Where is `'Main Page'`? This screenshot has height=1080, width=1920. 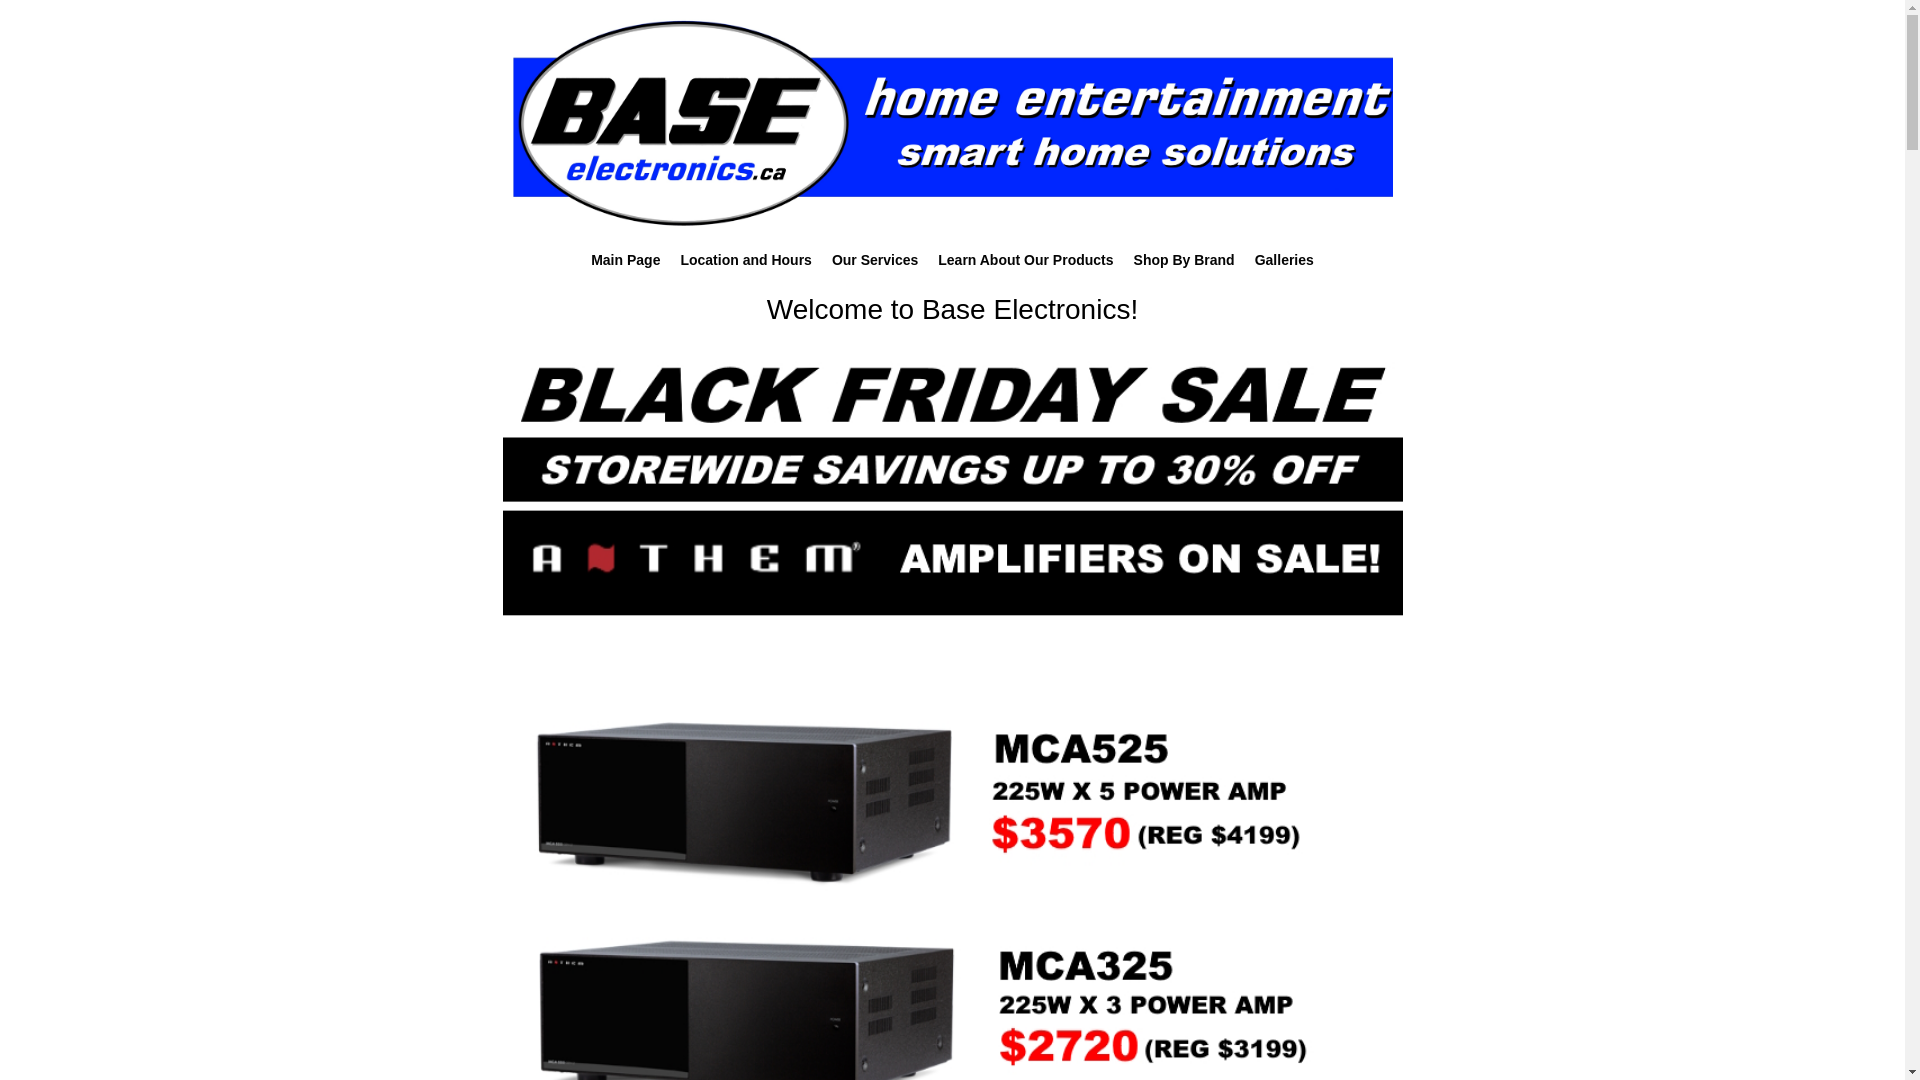
'Main Page' is located at coordinates (624, 260).